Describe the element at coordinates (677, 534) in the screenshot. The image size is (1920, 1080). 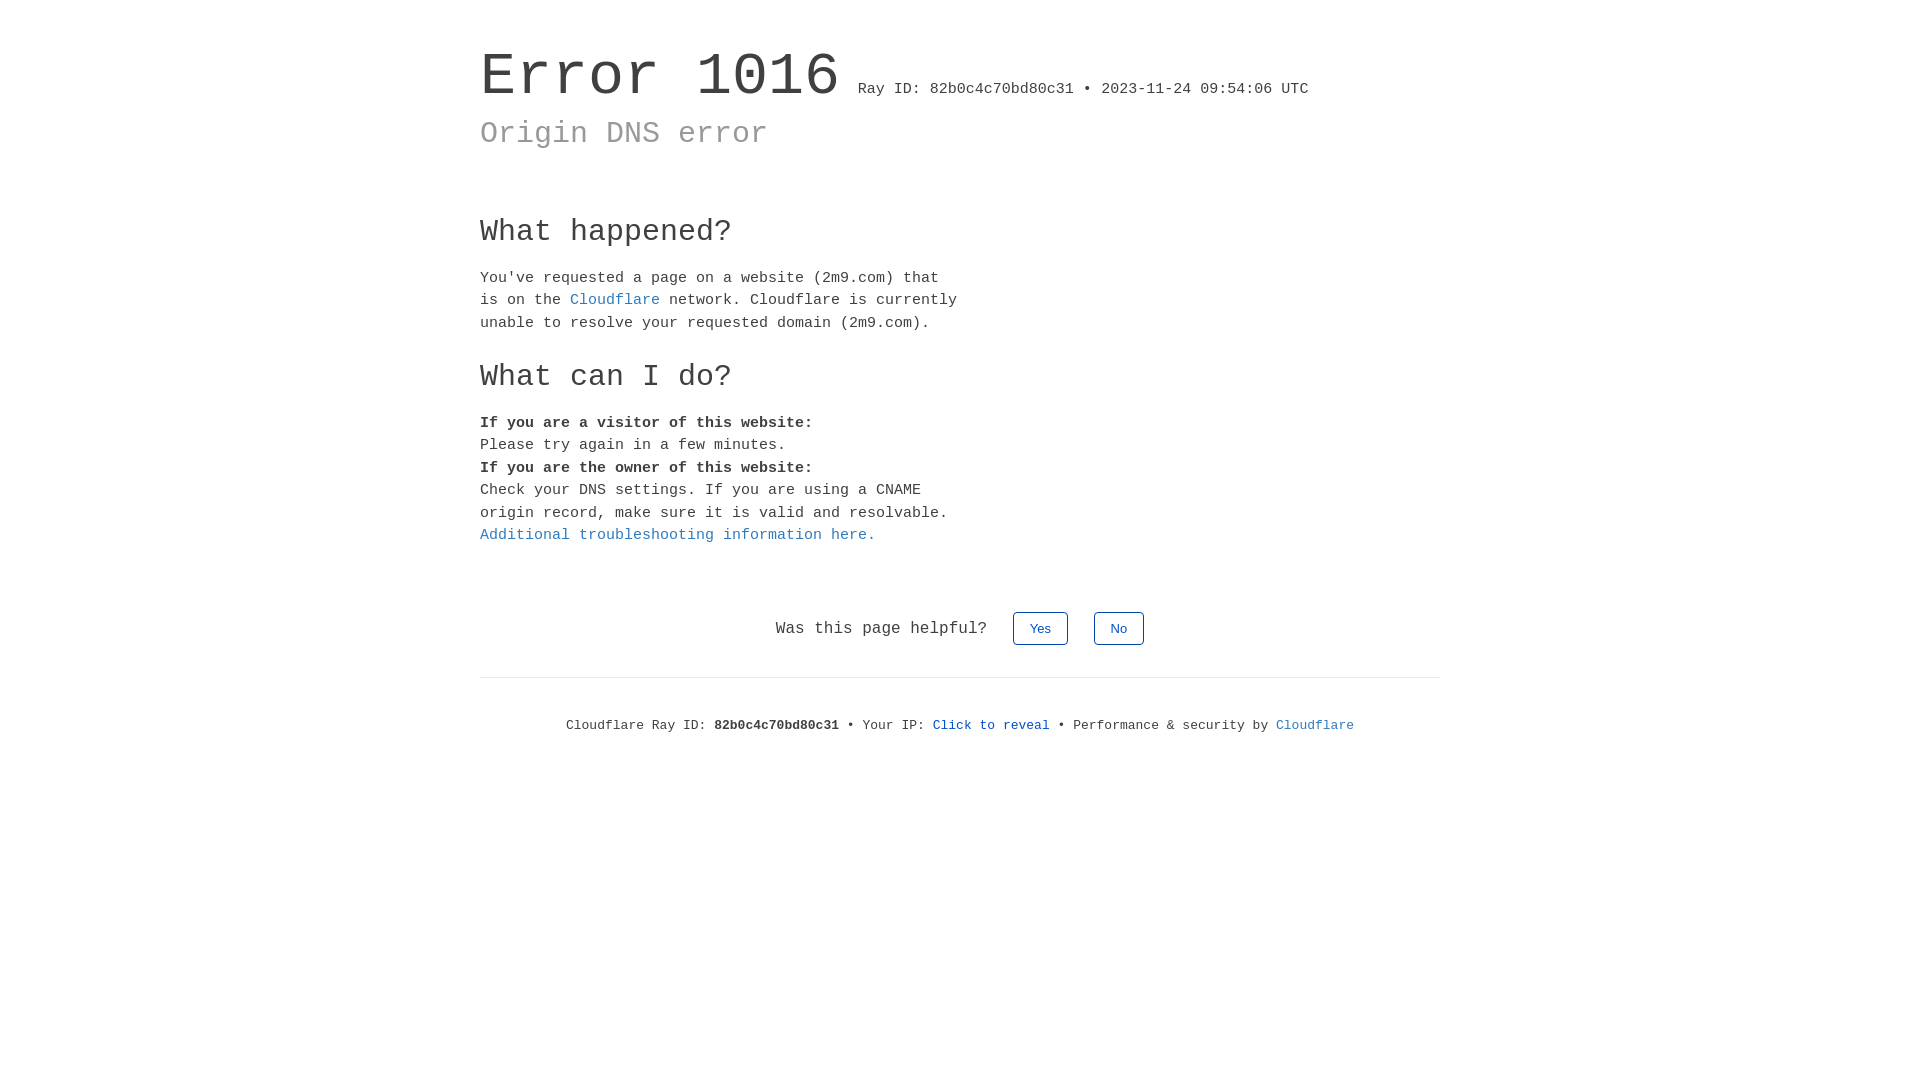
I see `'Additional troubleshooting information here.'` at that location.